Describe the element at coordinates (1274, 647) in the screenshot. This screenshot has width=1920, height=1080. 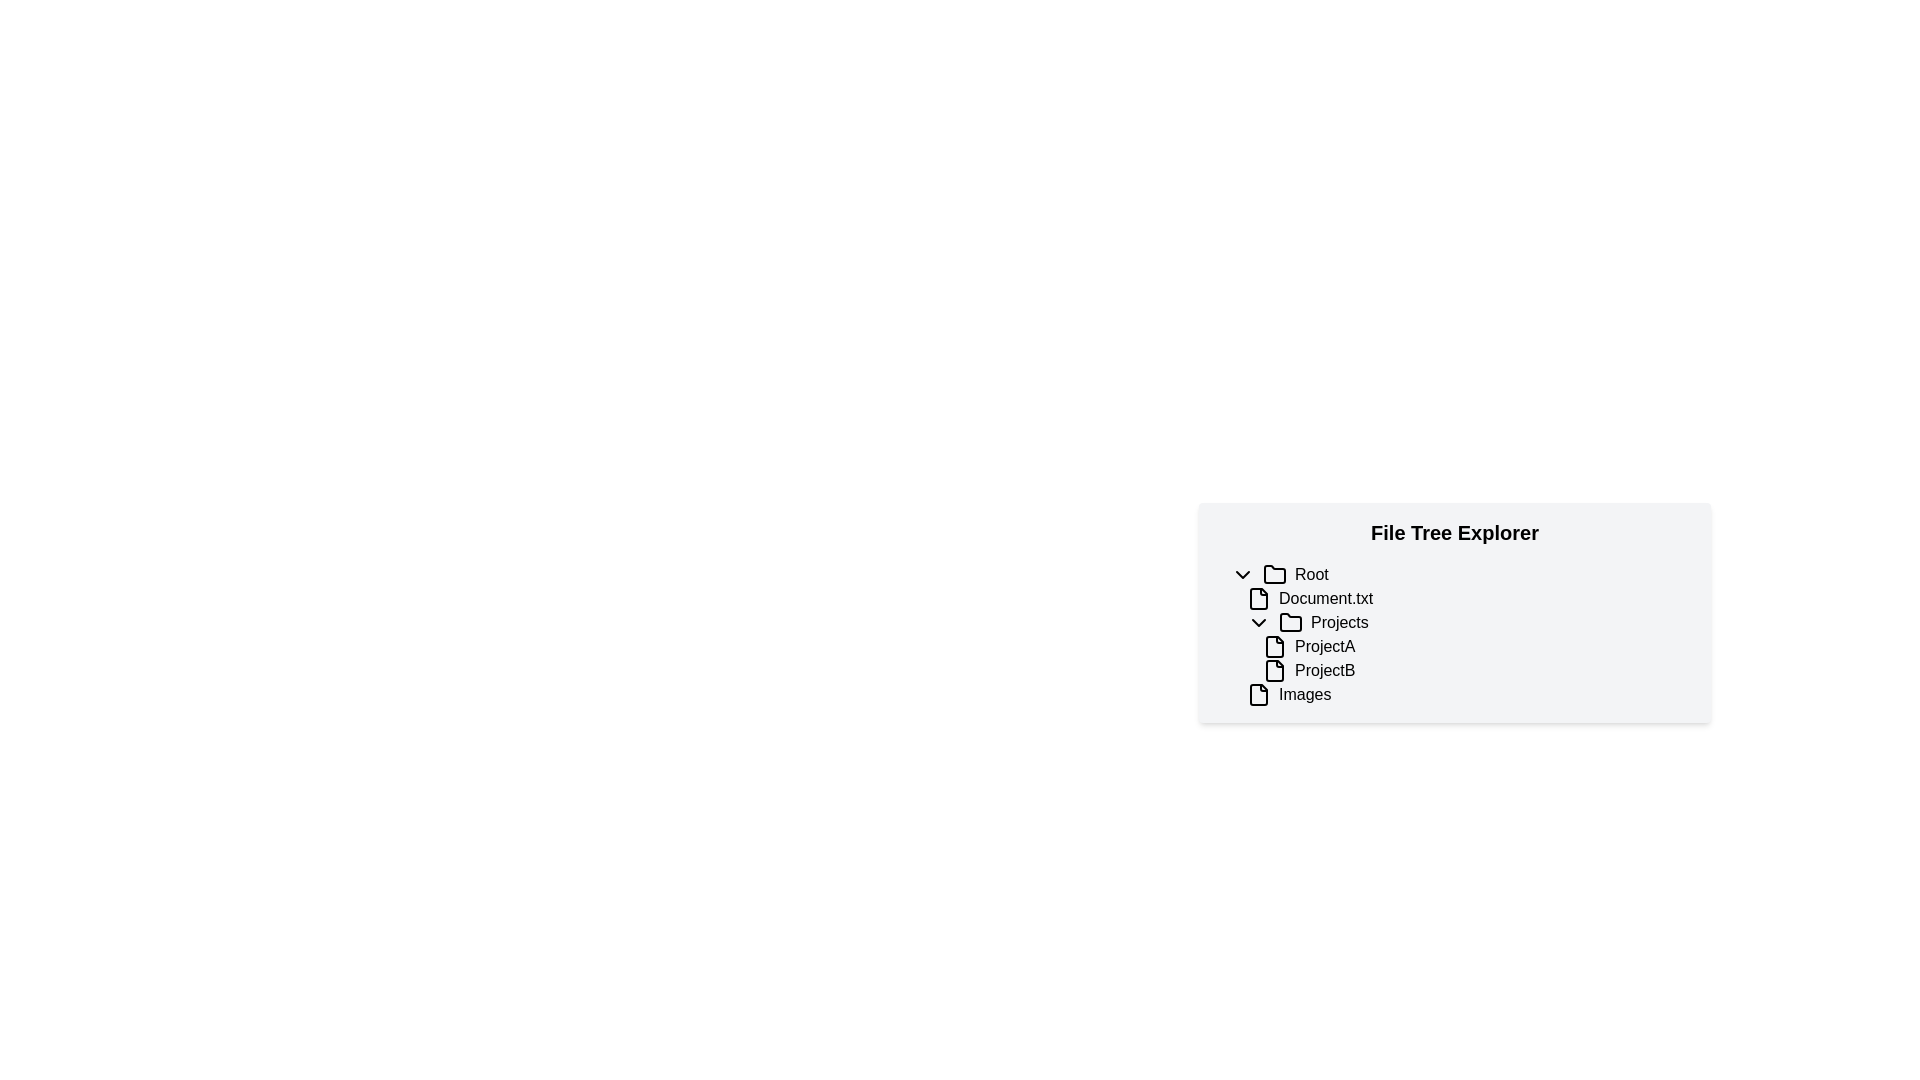
I see `the icon representing 'ProjectA' in the file tree, located at the left end of the row for quick recognition` at that location.